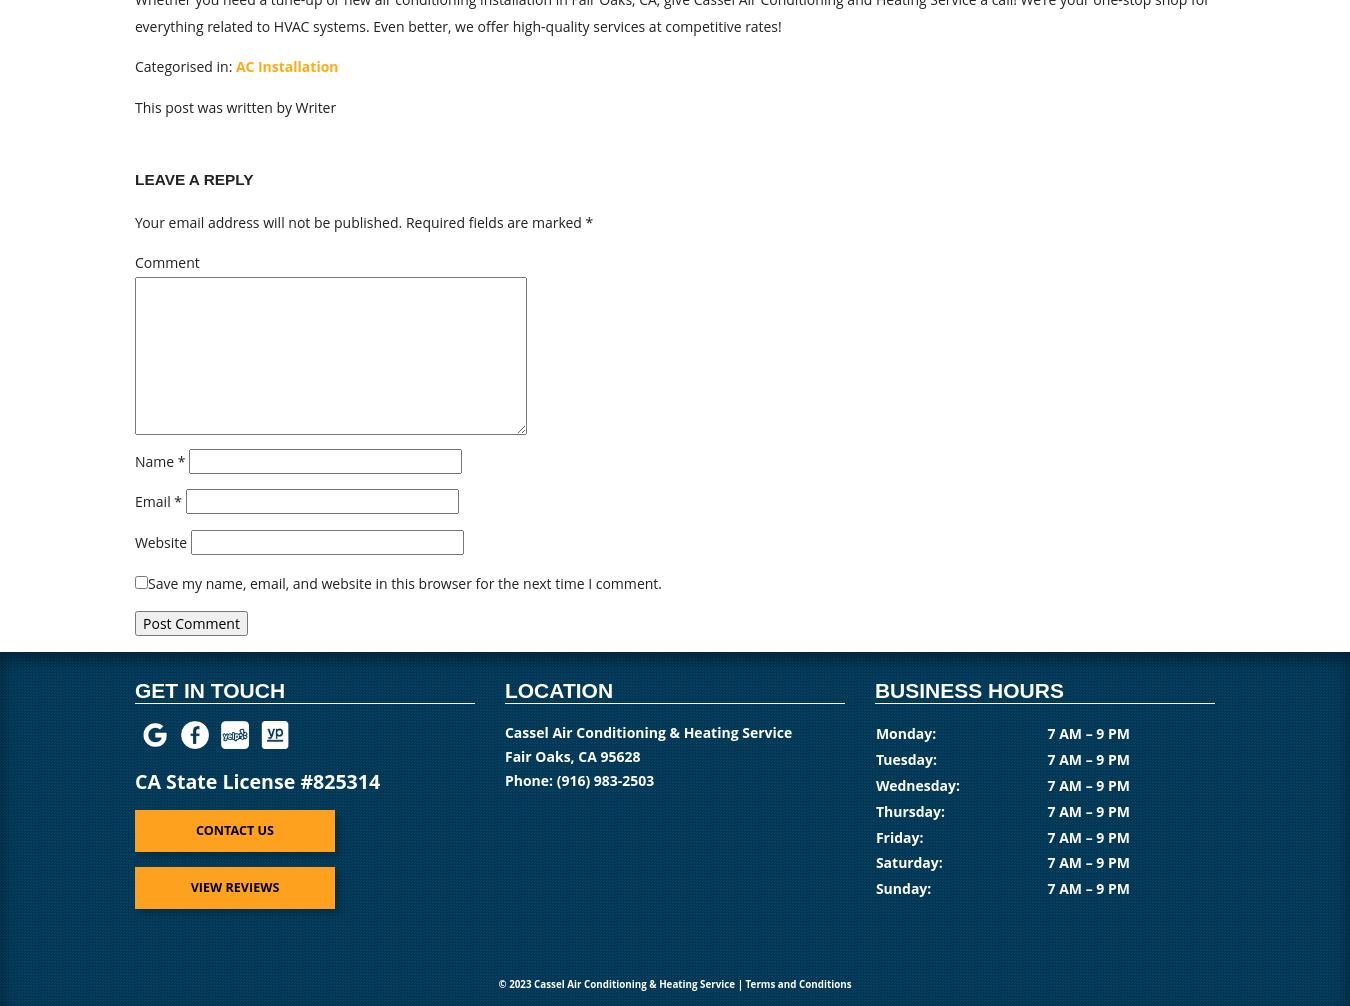 This screenshot has width=1350, height=1006. What do you see at coordinates (909, 809) in the screenshot?
I see `'Thursday:'` at bounding box center [909, 809].